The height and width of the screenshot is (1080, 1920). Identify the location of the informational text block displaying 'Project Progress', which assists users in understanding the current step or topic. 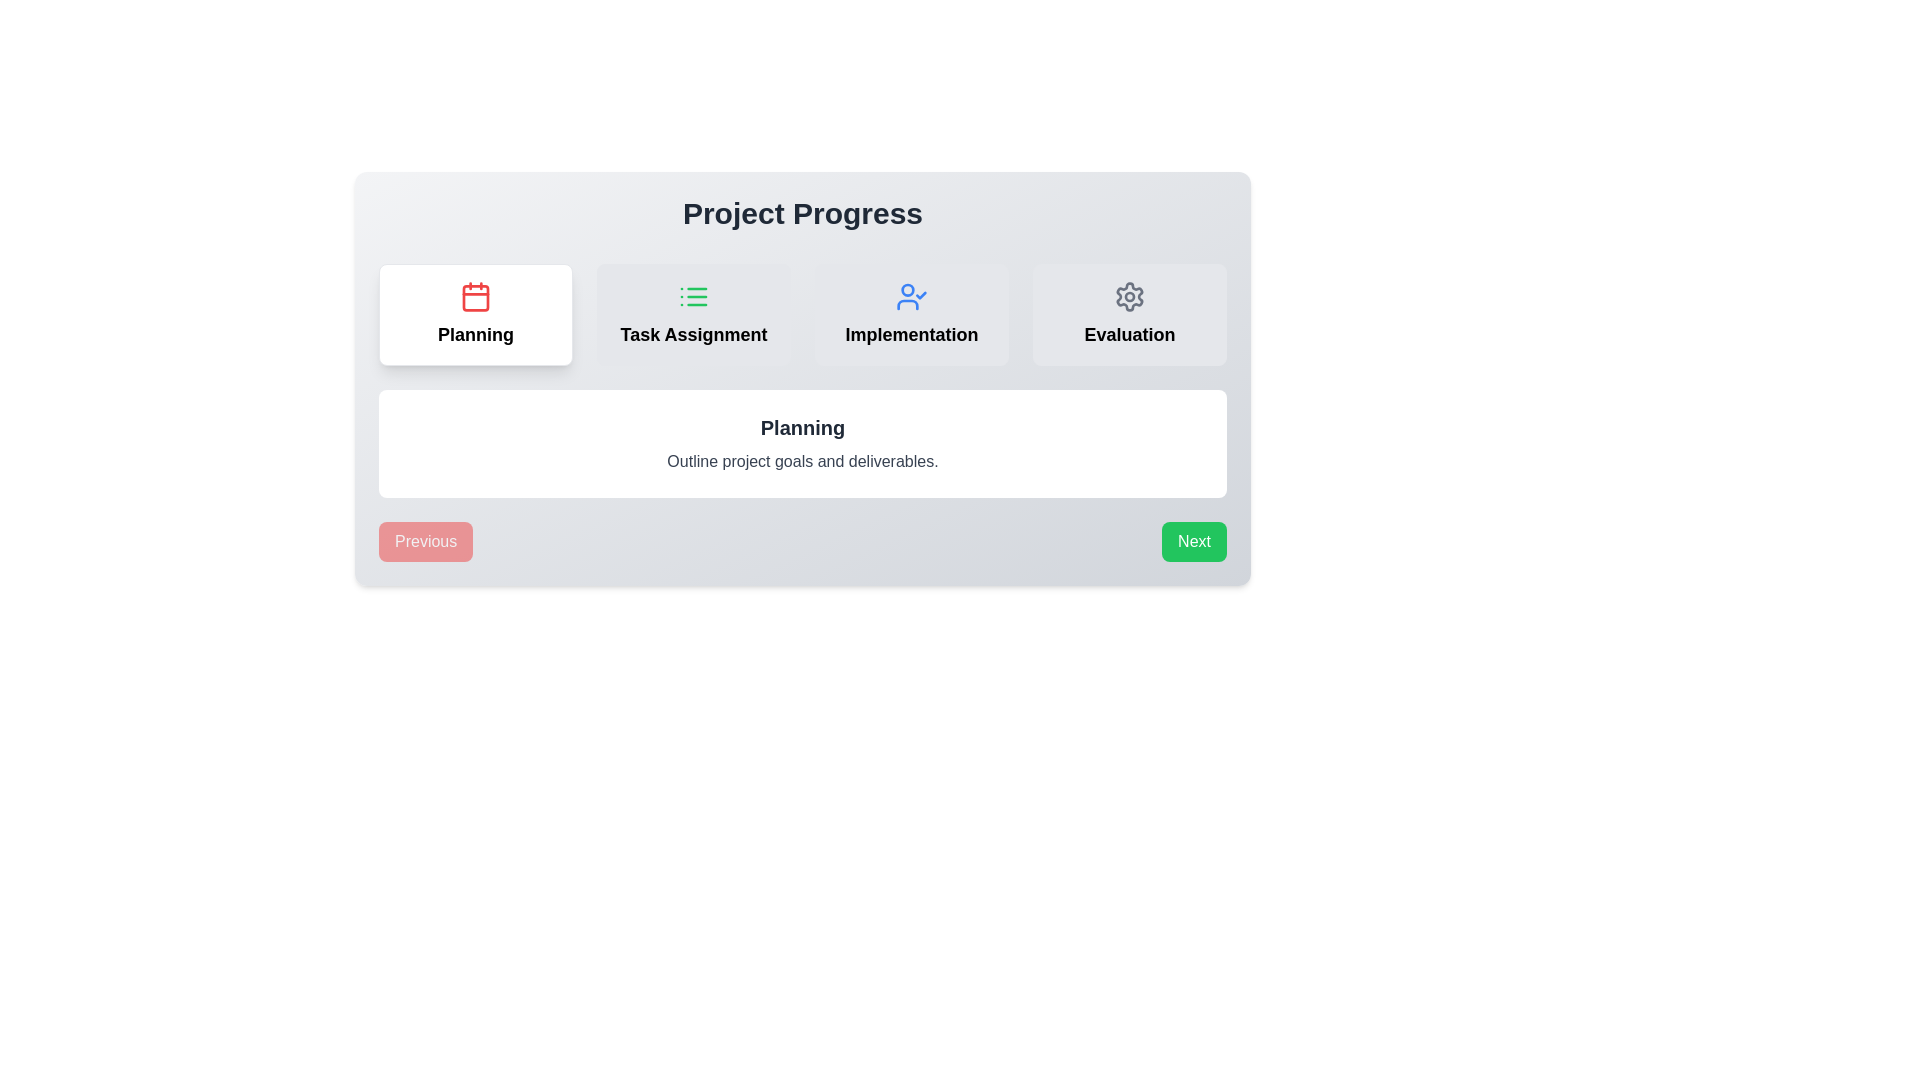
(802, 442).